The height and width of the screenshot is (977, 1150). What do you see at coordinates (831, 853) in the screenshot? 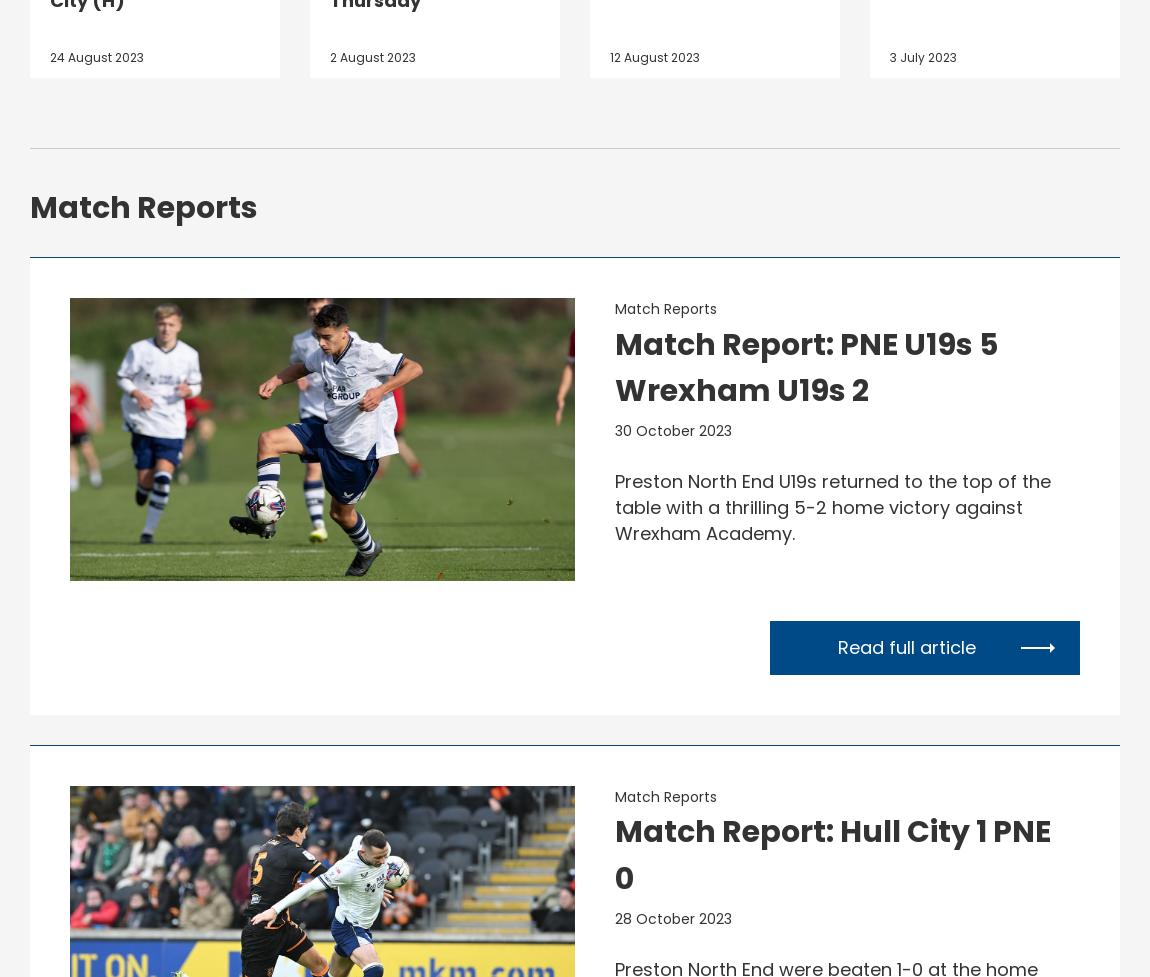
I see `'Match Report: Hull City 1 PNE 0'` at bounding box center [831, 853].